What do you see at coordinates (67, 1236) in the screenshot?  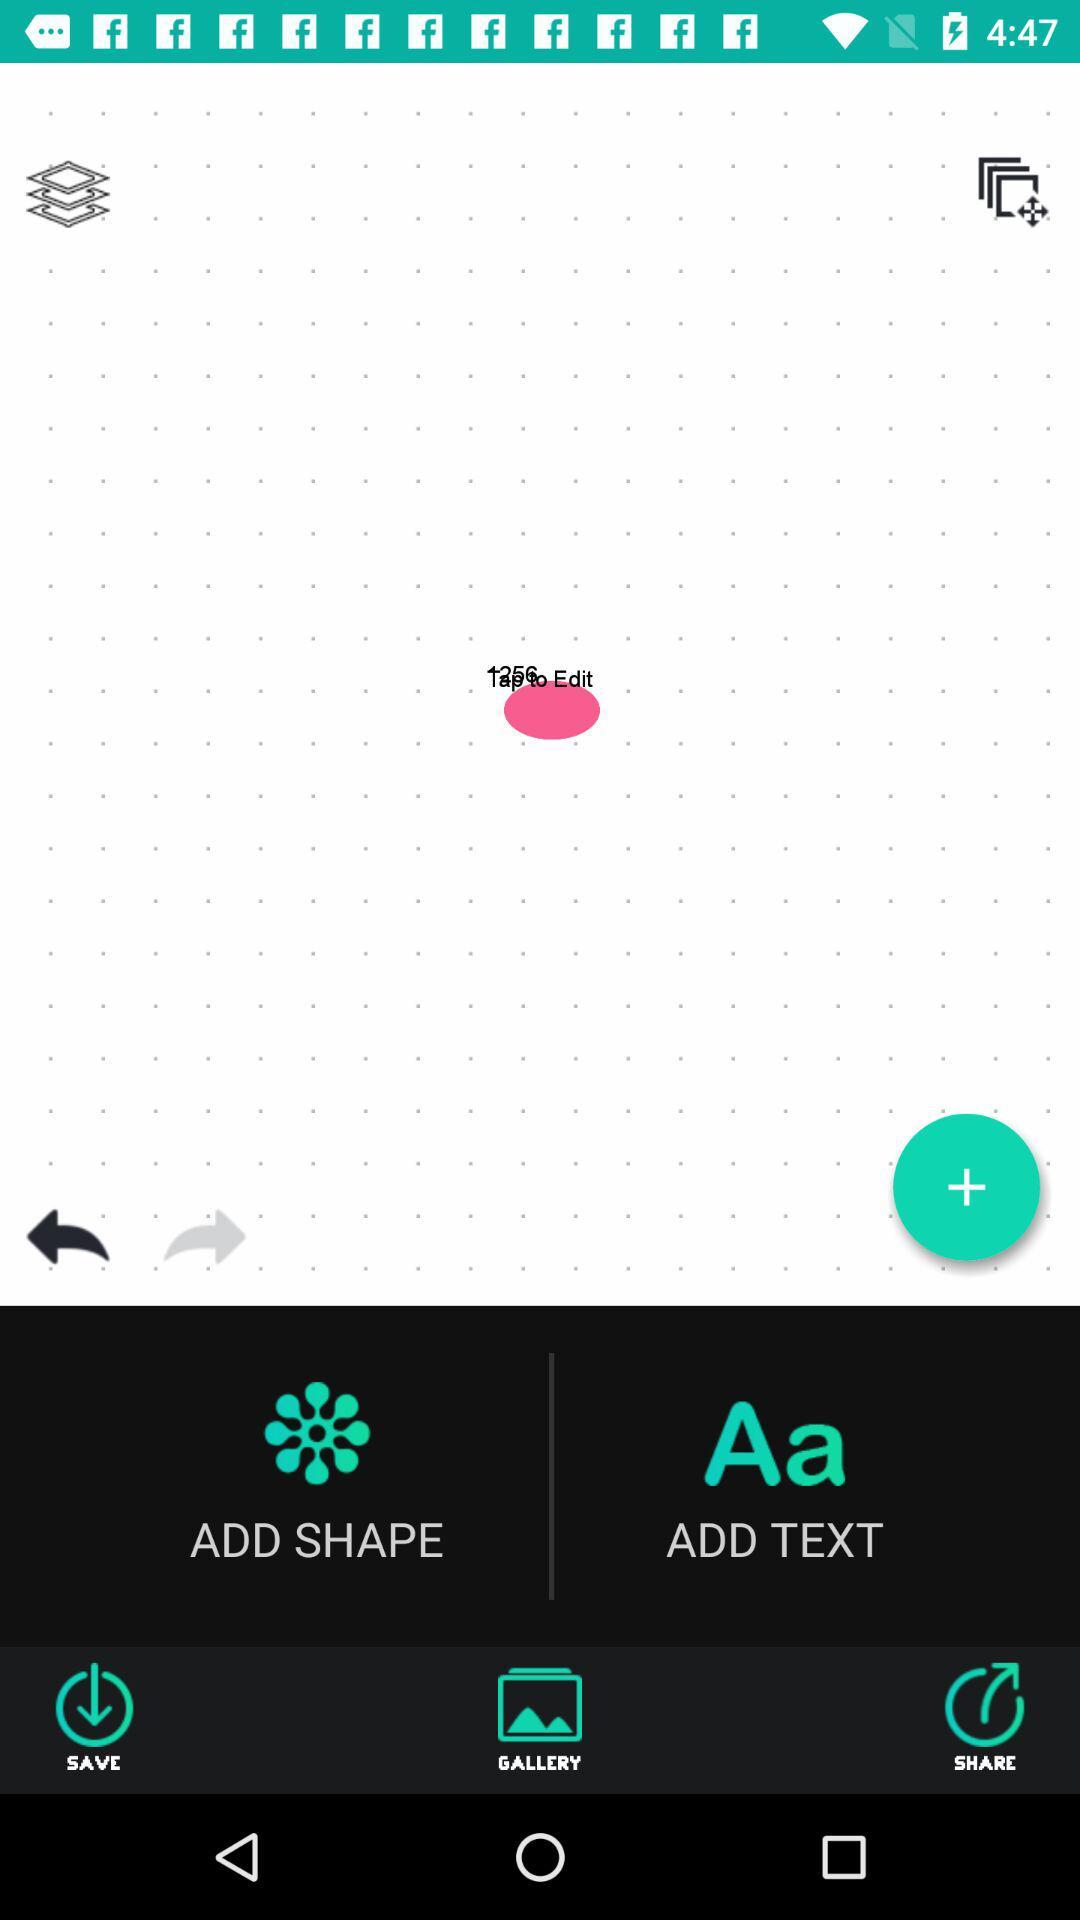 I see `go back` at bounding box center [67, 1236].